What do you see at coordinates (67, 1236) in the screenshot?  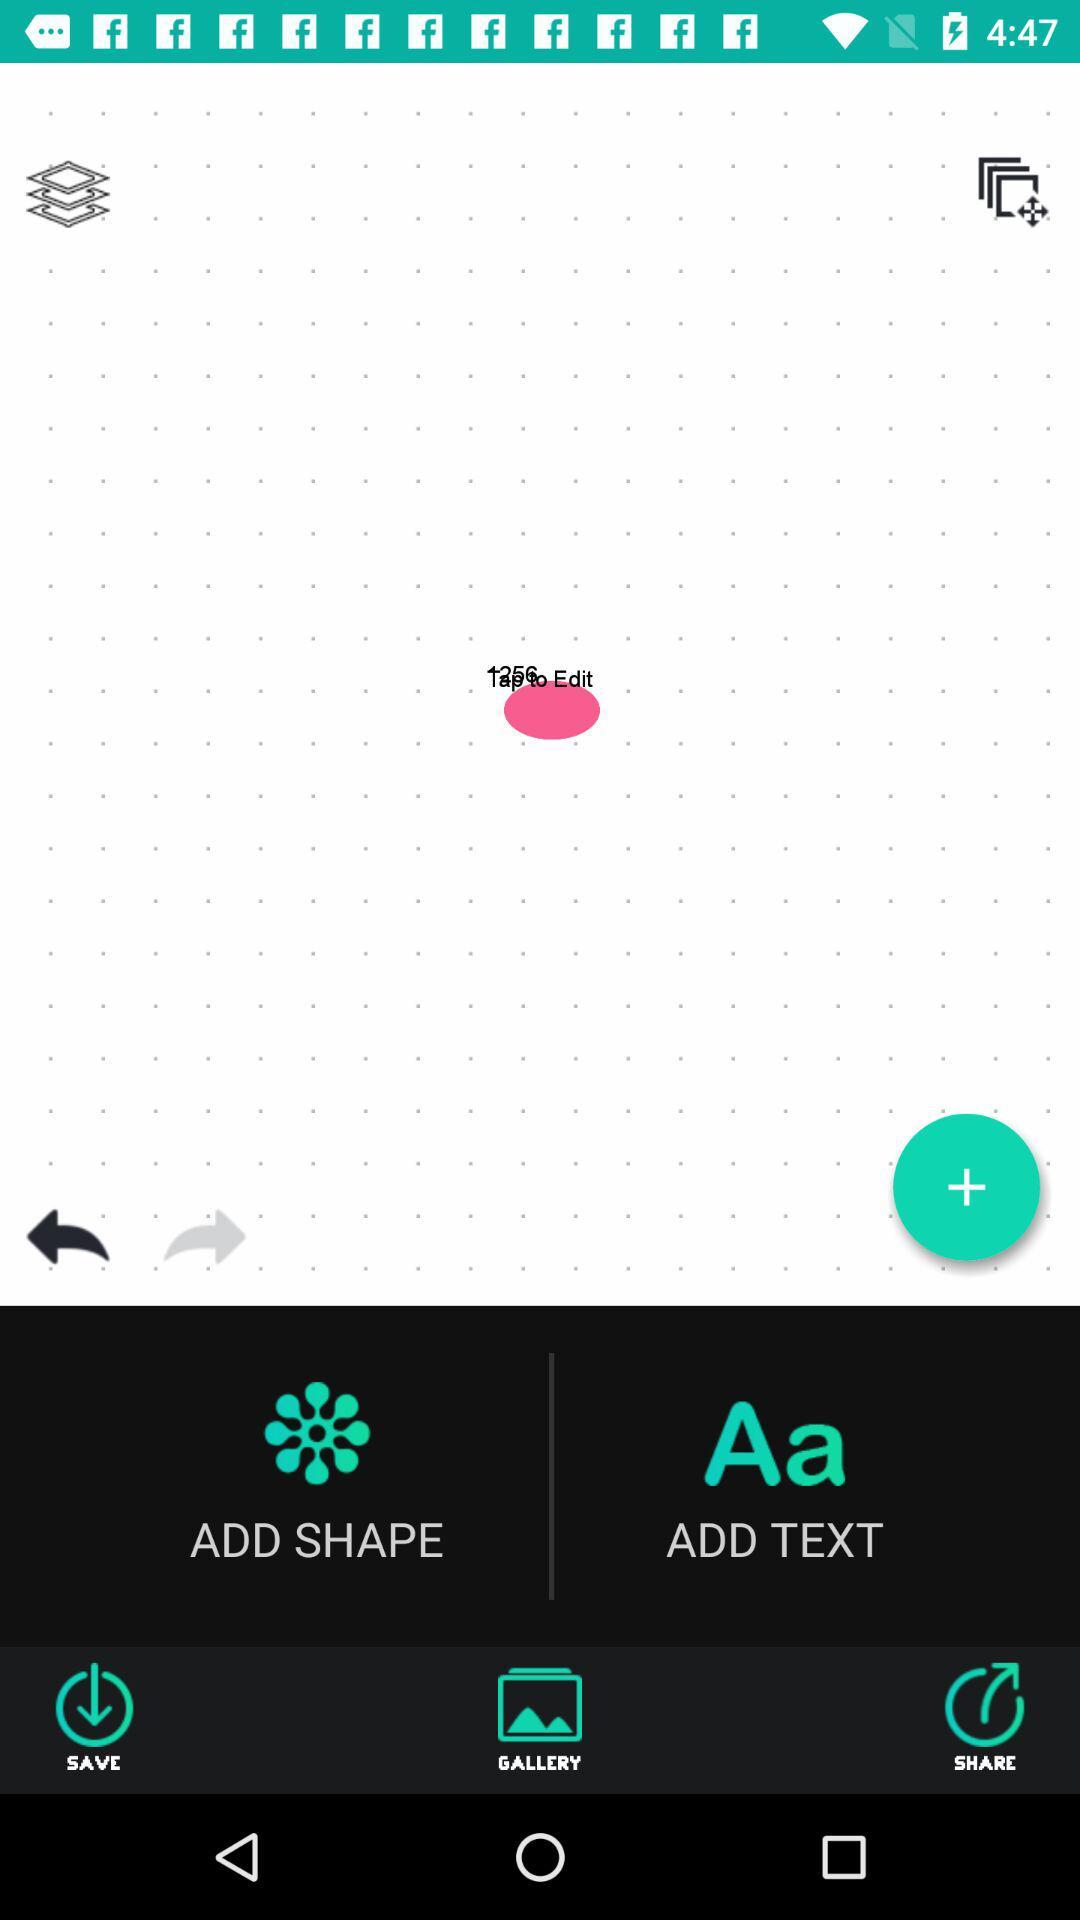 I see `go back` at bounding box center [67, 1236].